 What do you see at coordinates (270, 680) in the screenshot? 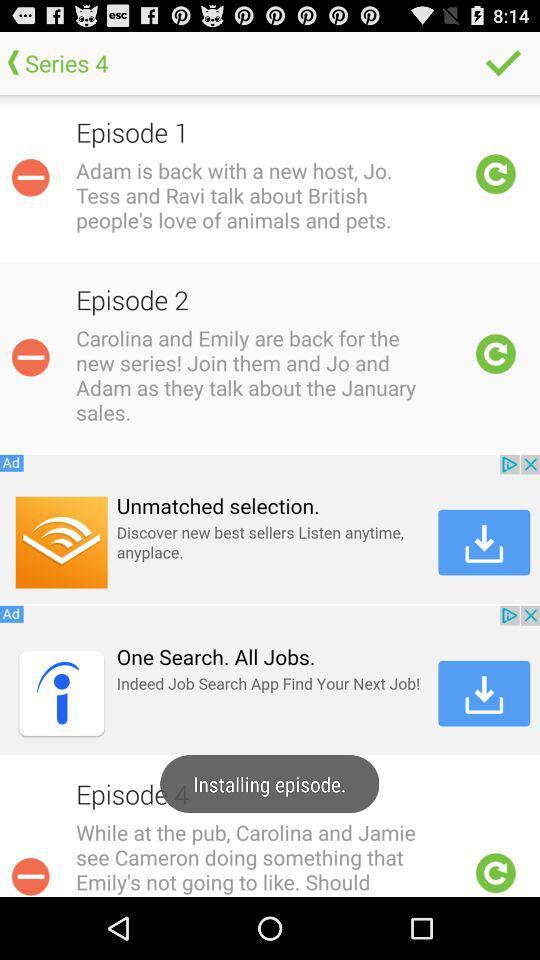
I see `indeed advertisement` at bounding box center [270, 680].